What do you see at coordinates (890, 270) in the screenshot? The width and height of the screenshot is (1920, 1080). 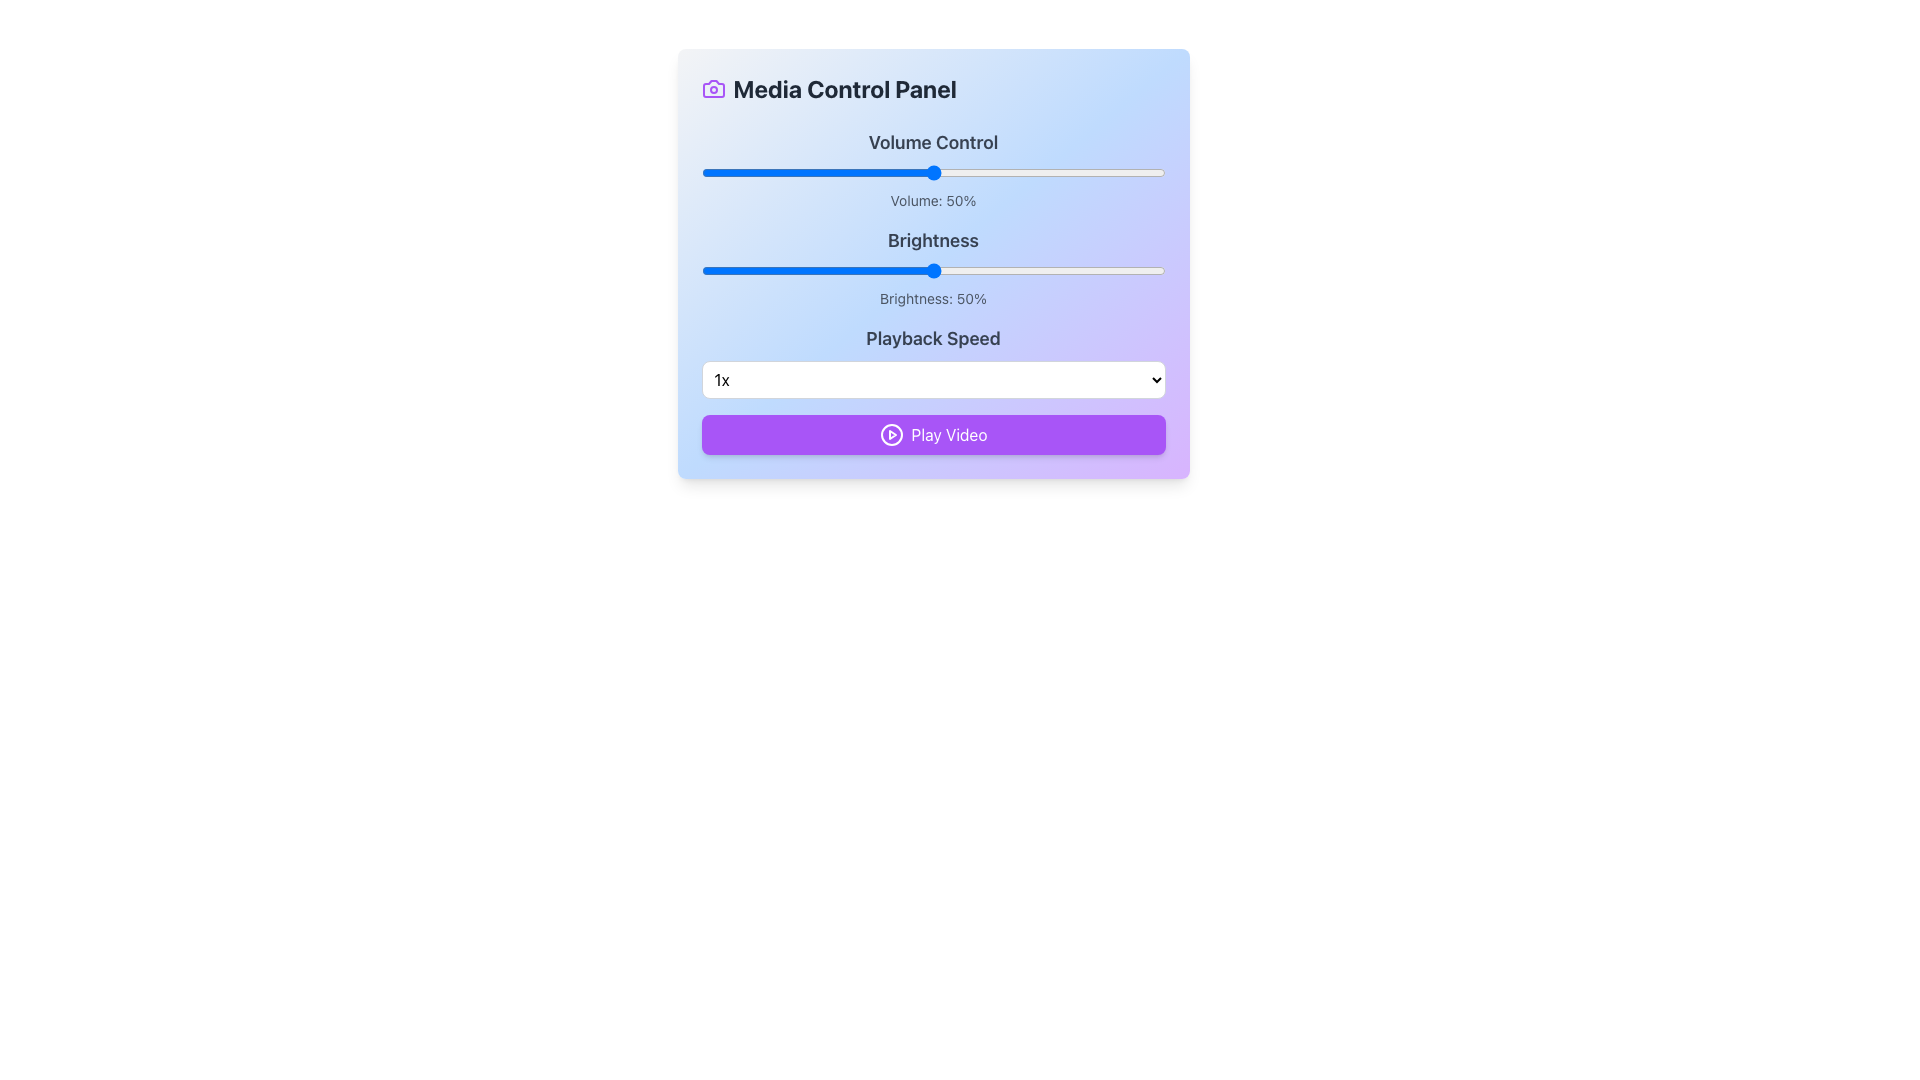 I see `brightness` at bounding box center [890, 270].